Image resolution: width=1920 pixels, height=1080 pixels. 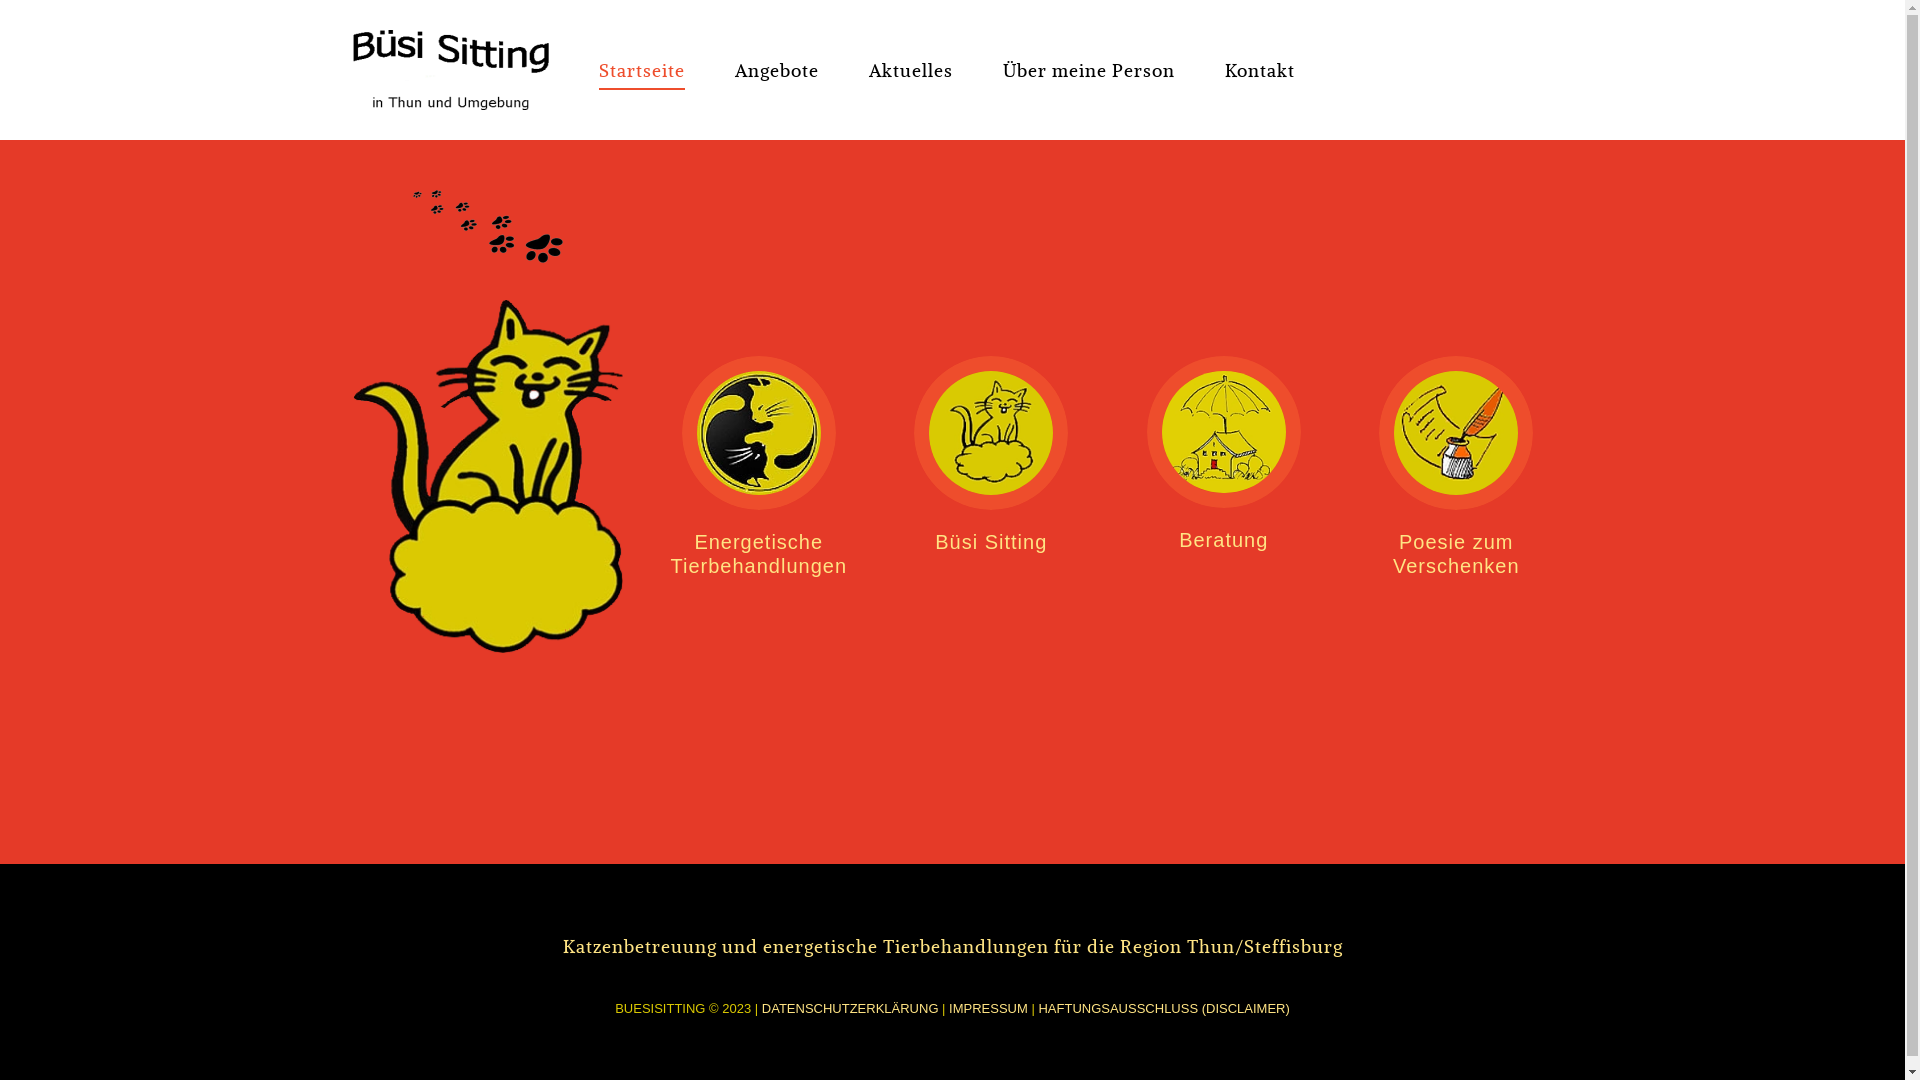 What do you see at coordinates (1257, 68) in the screenshot?
I see `'Kontakt'` at bounding box center [1257, 68].